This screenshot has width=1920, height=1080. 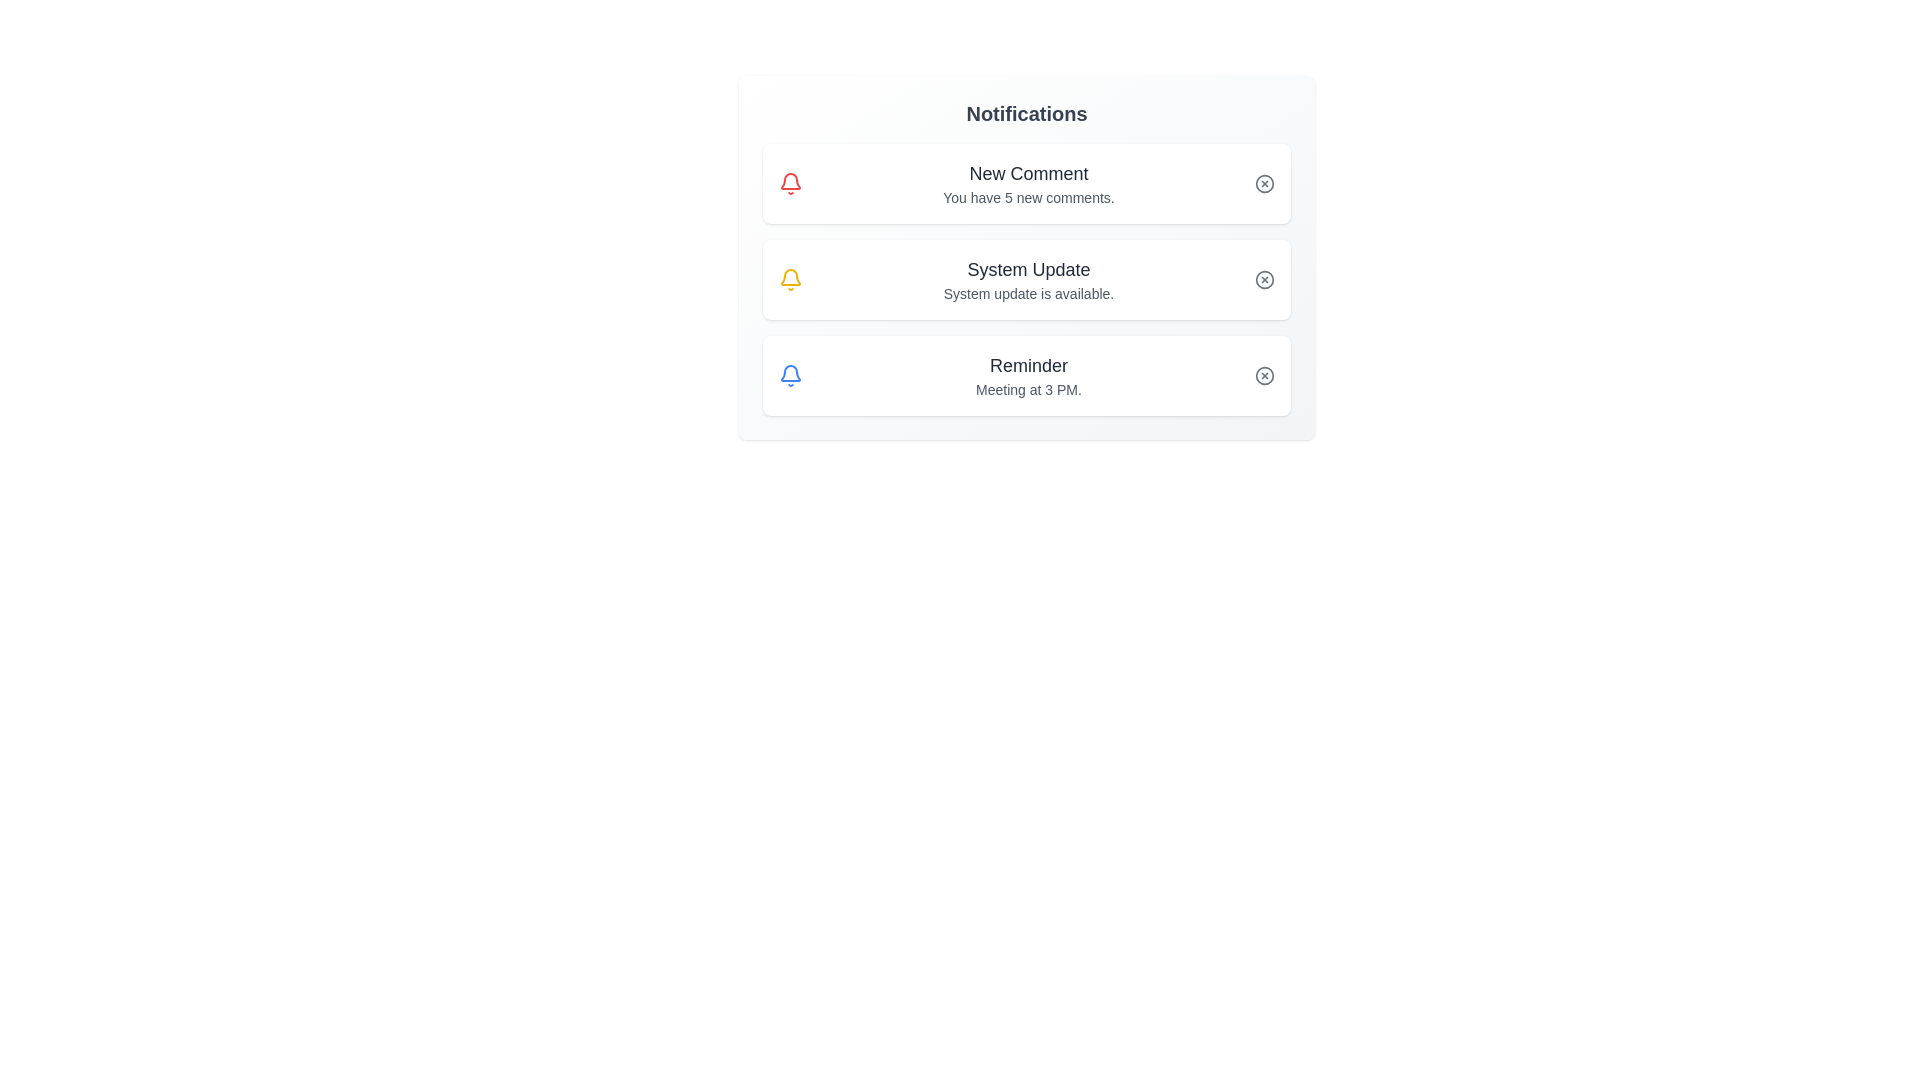 I want to click on the 'New Comment' text label located in the notification section, which is styled prominently with a larger font size and dark gray color, so click(x=1028, y=172).